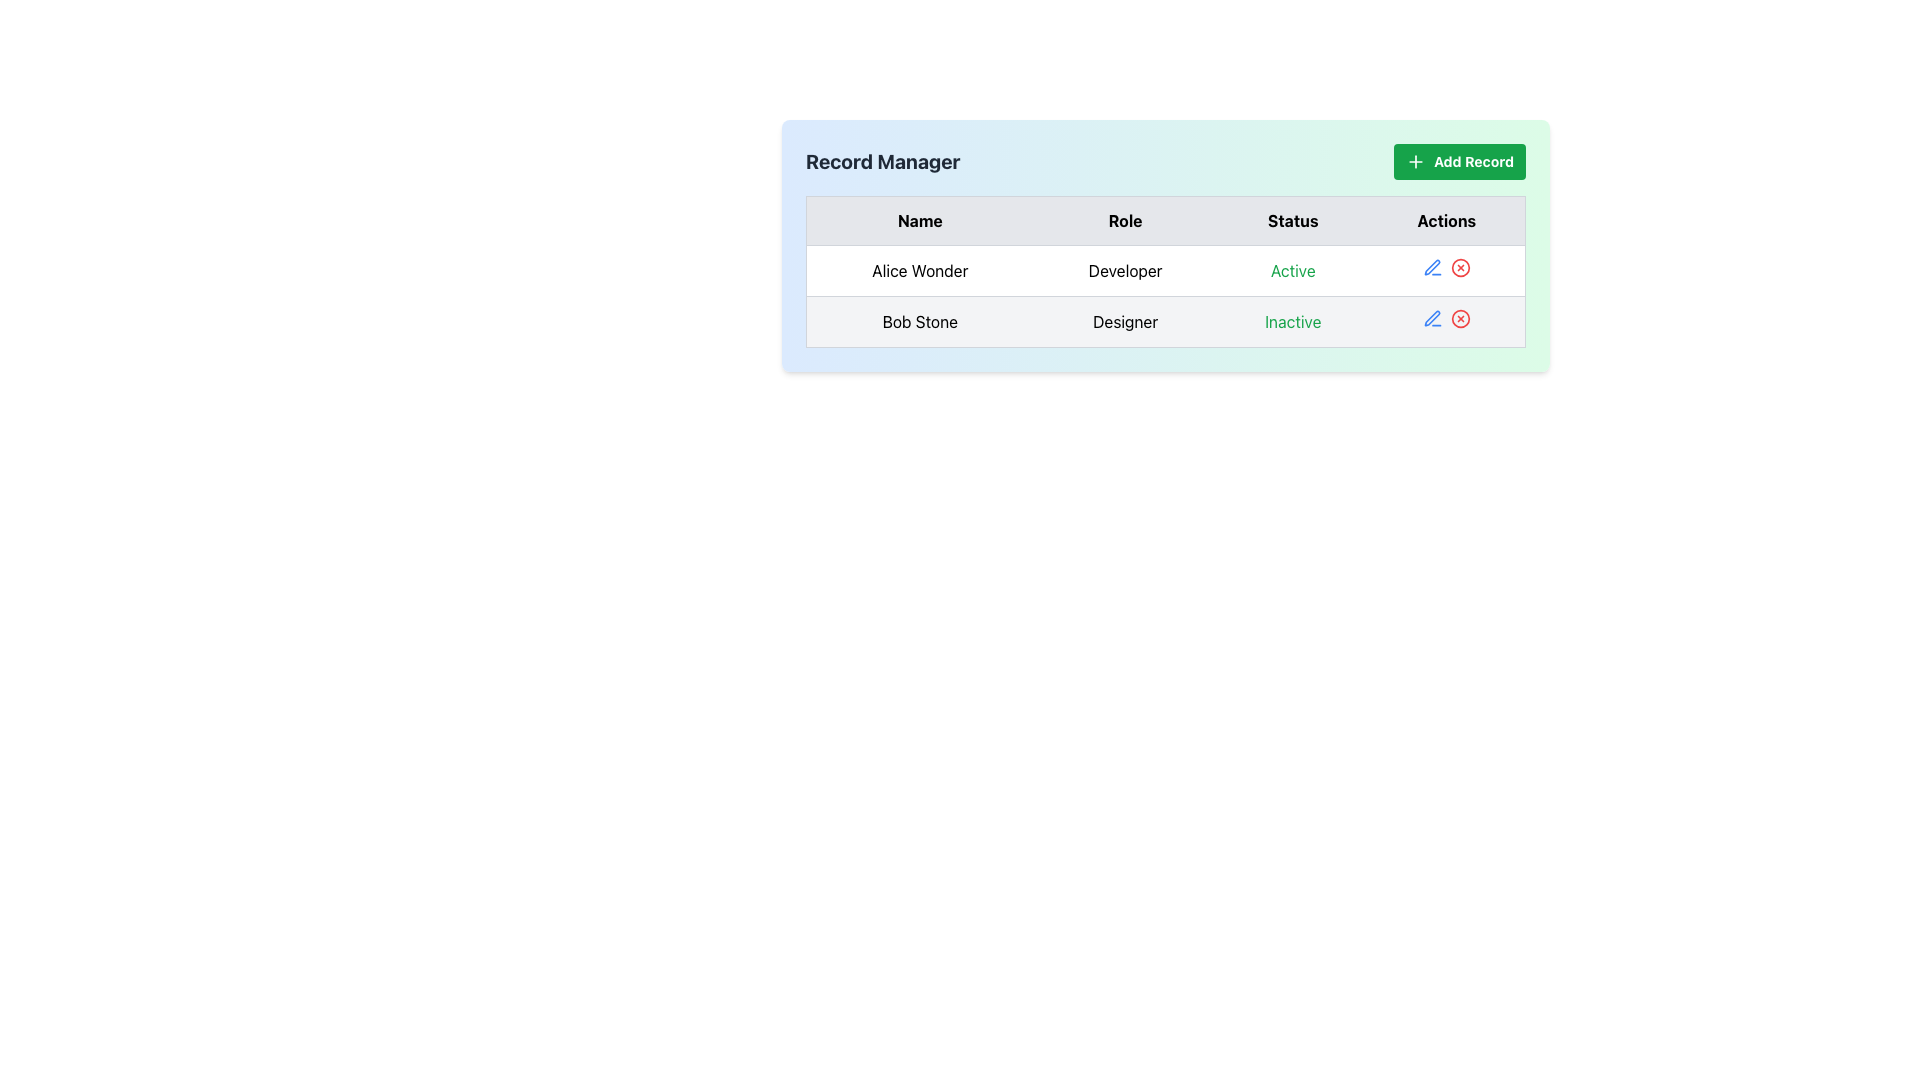 Image resolution: width=1920 pixels, height=1080 pixels. Describe the element at coordinates (1447, 270) in the screenshot. I see `the edit icon in the Table Action Cell located in the 'Actions' column of the first row, which contains icons for editing and deleting the entry for 'Alice Wonder'` at that location.